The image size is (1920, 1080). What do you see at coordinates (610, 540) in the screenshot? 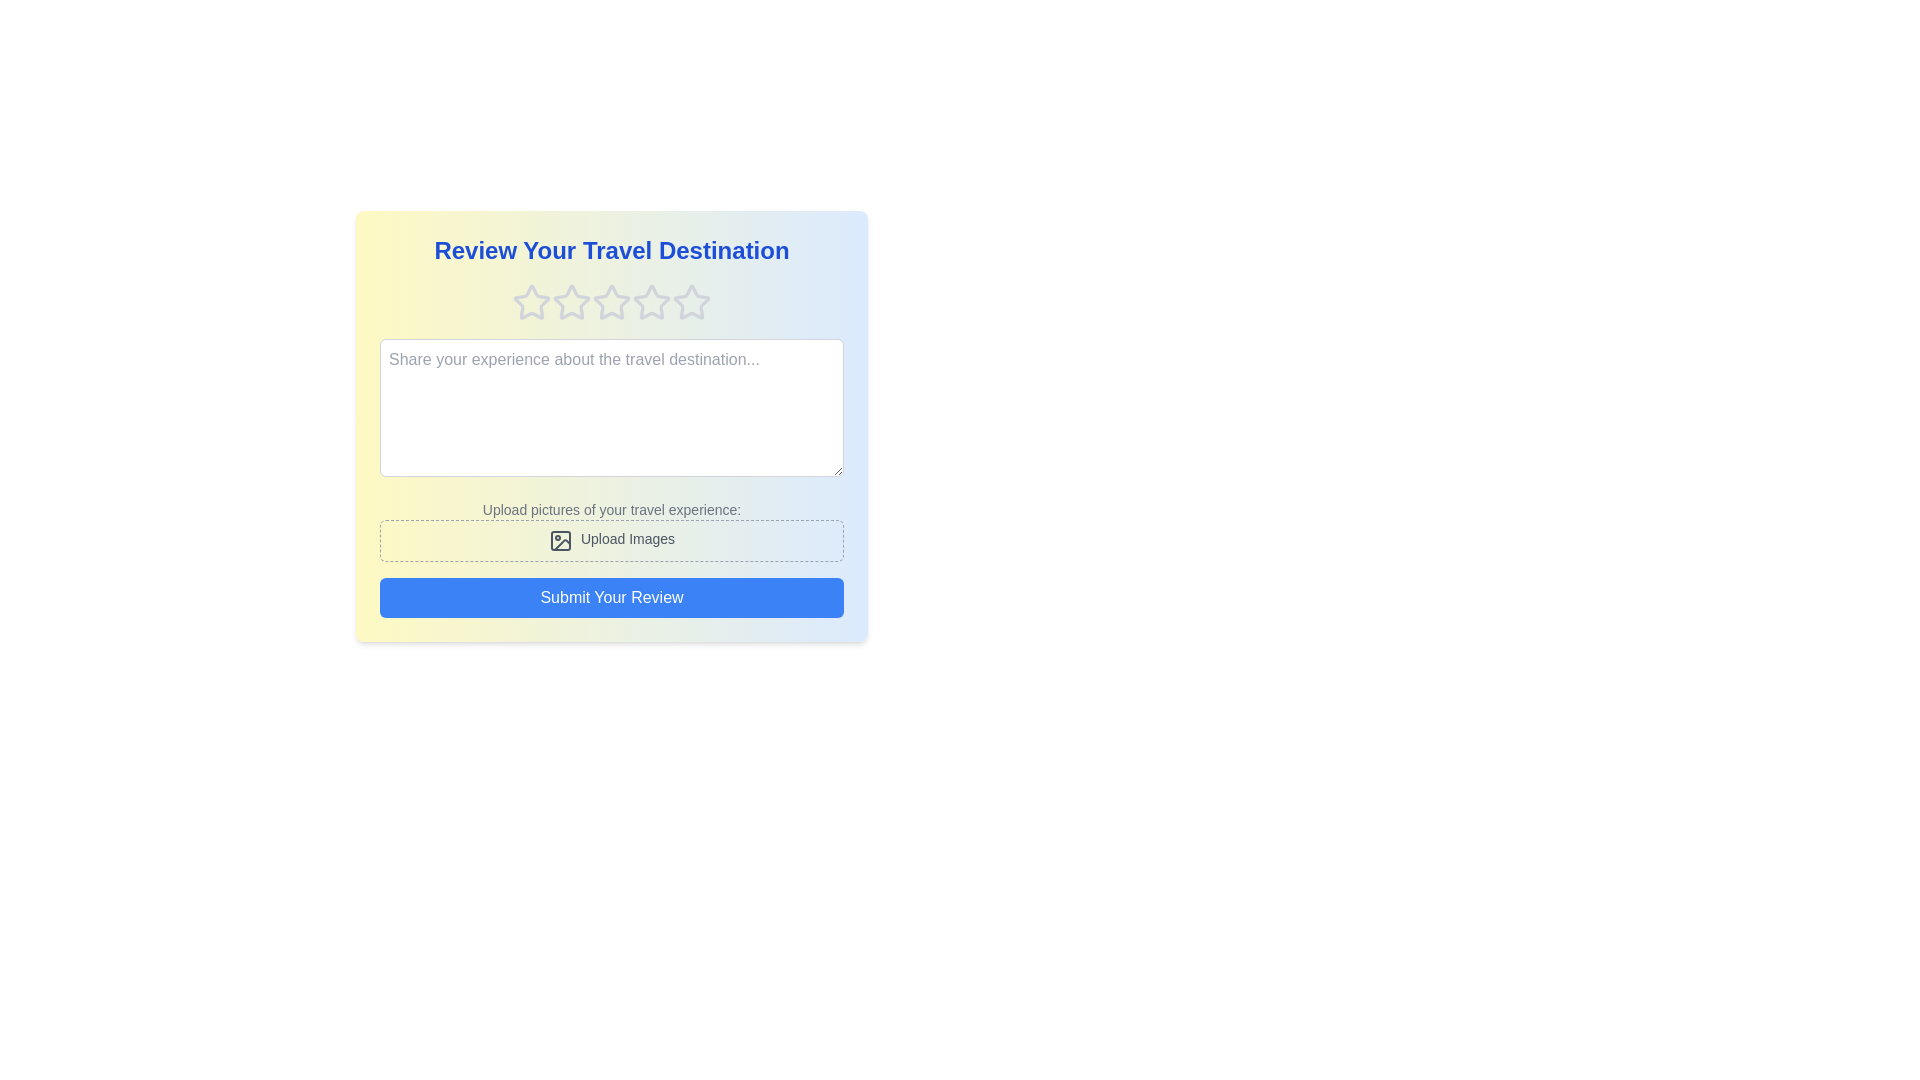
I see `the 'Upload Images' section to initiate the image upload process` at bounding box center [610, 540].